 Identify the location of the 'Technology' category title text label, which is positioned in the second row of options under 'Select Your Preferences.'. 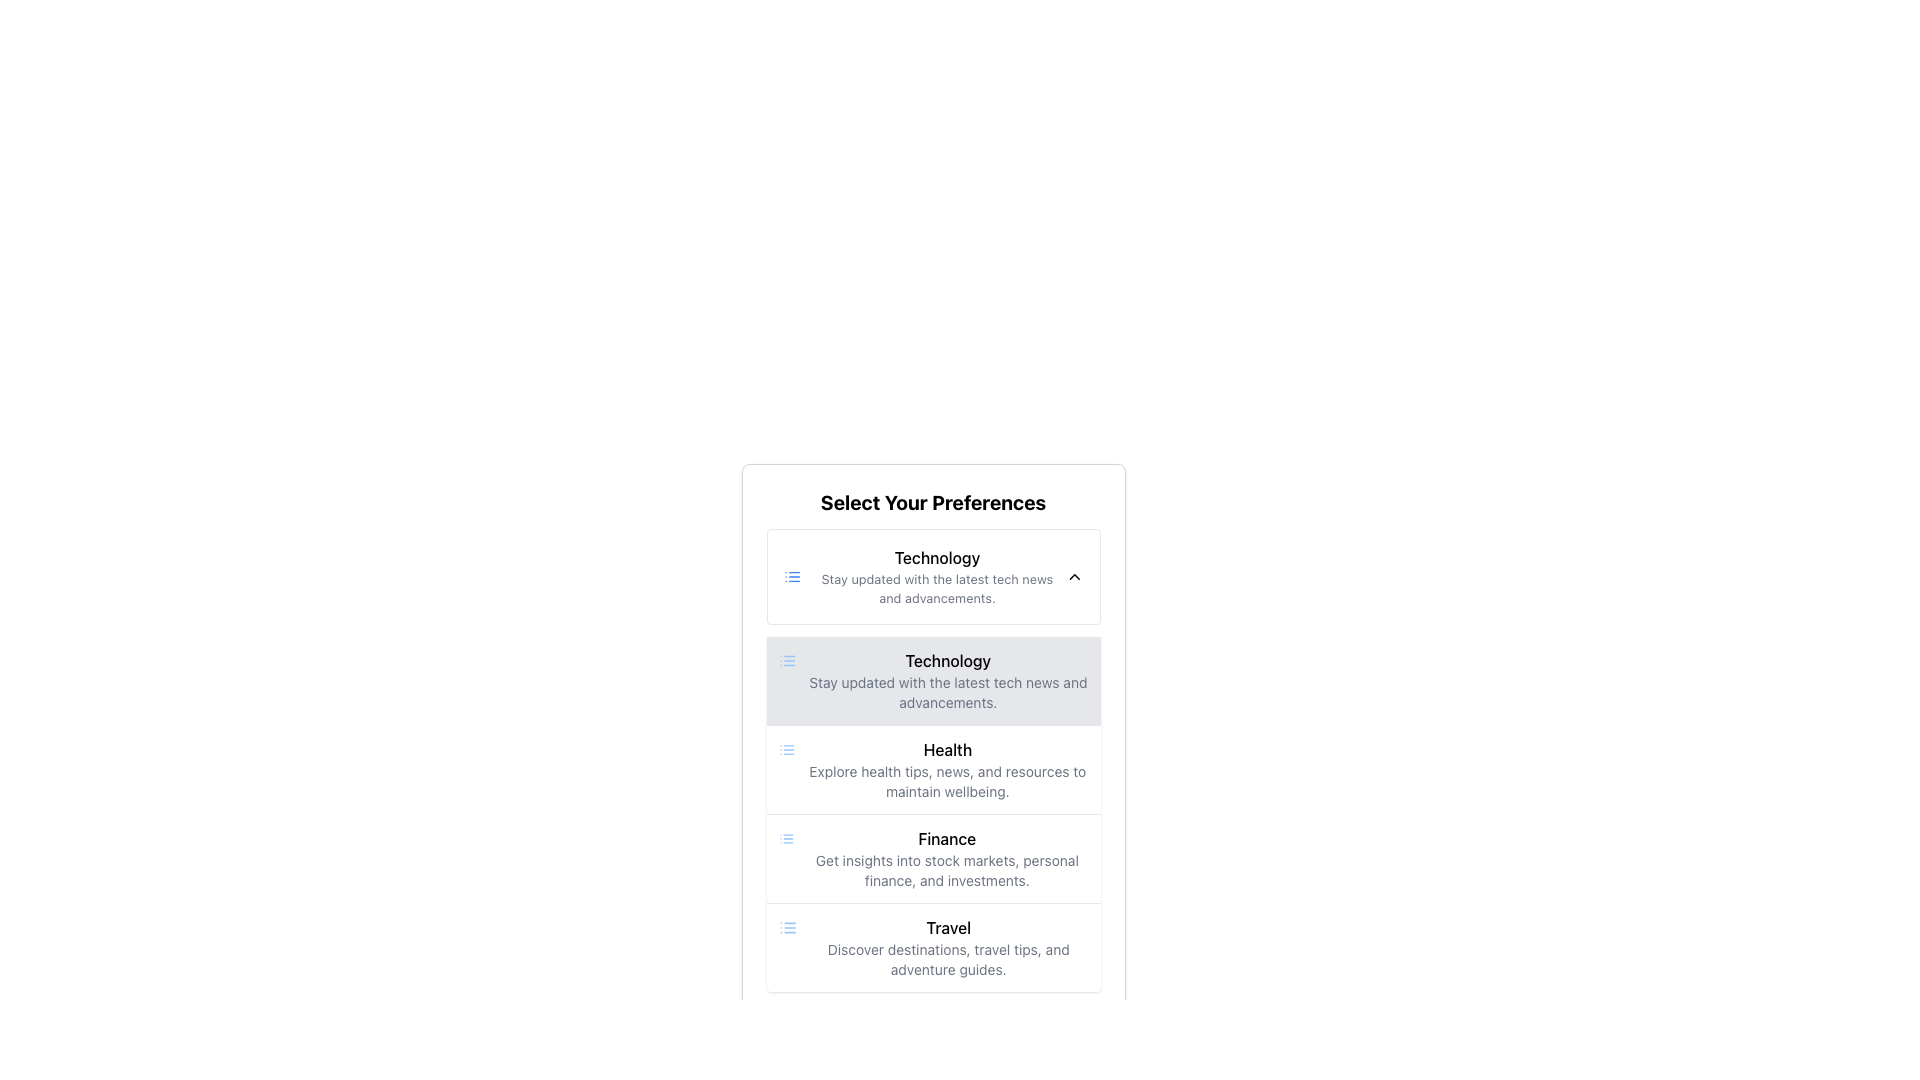
(947, 661).